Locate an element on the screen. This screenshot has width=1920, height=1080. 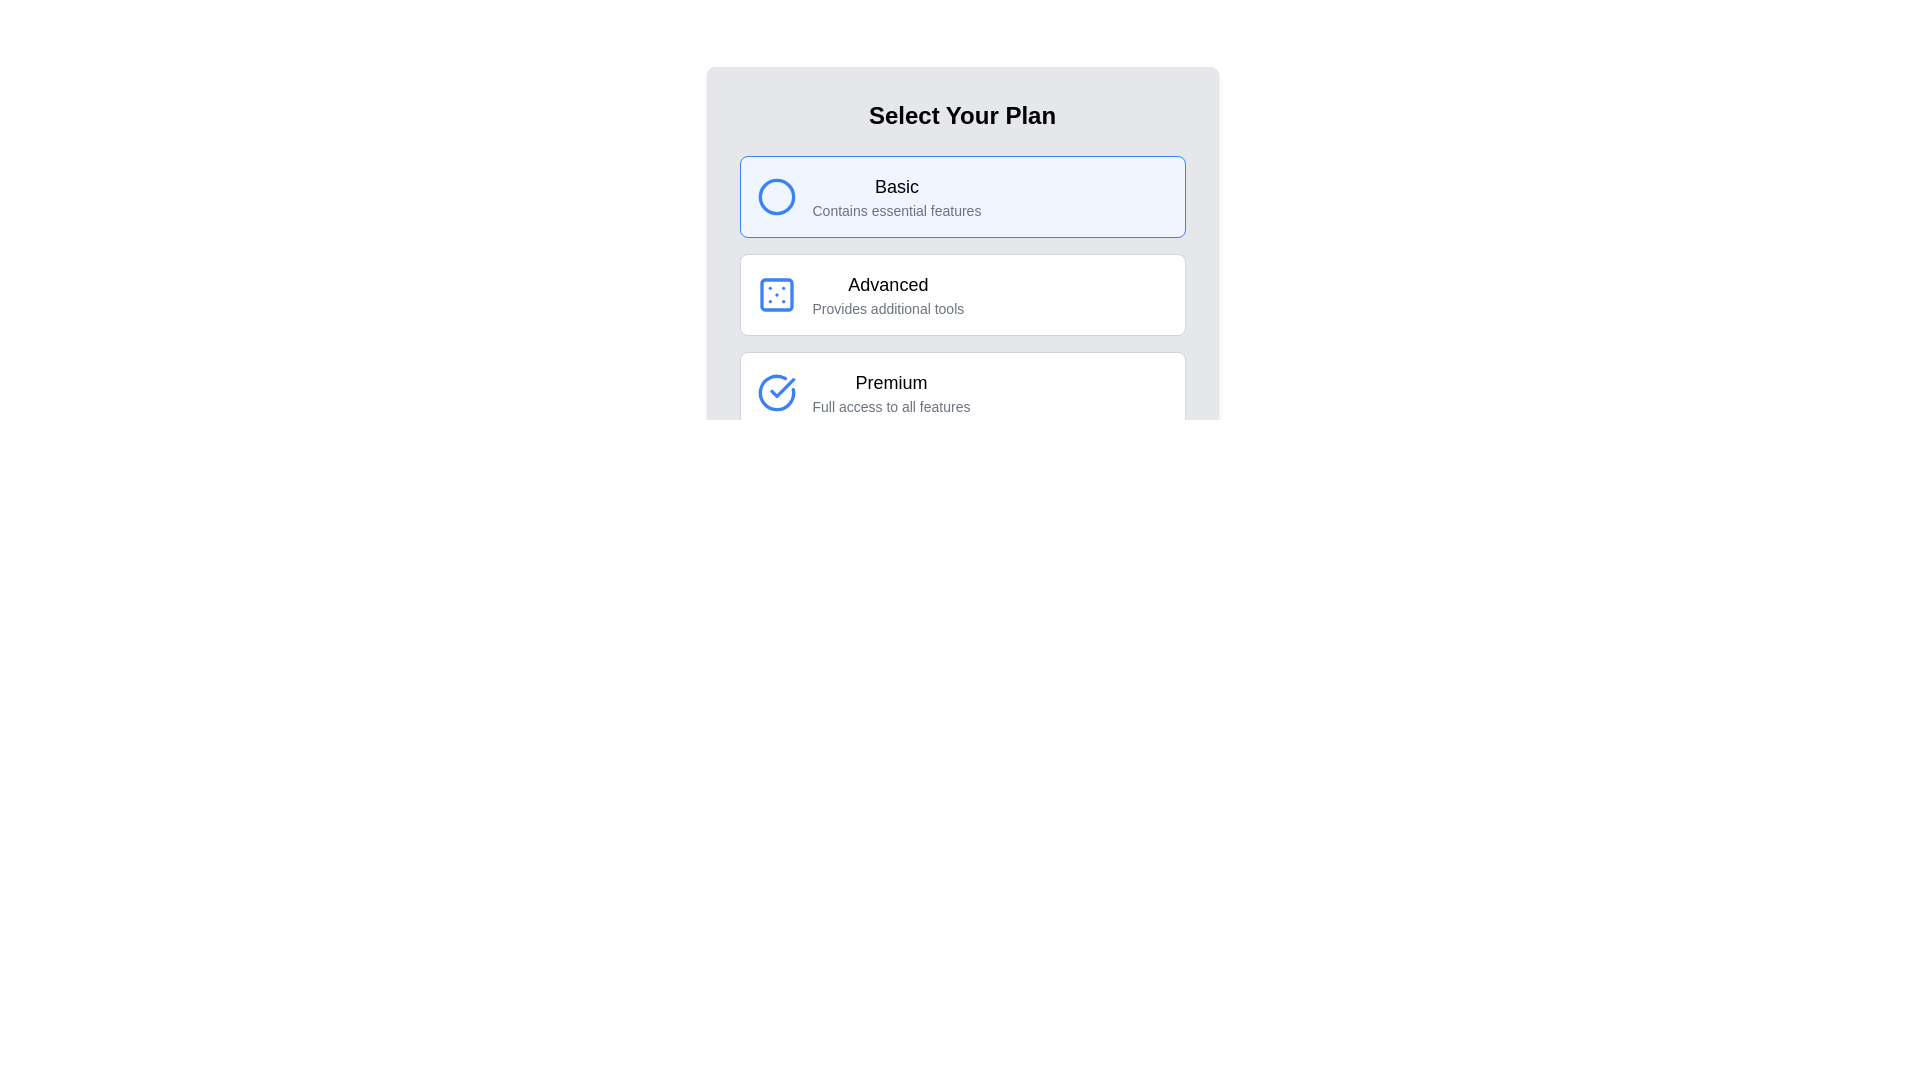
the second card-like selection item in the 'Select Your Plan' menu is located at coordinates (962, 294).